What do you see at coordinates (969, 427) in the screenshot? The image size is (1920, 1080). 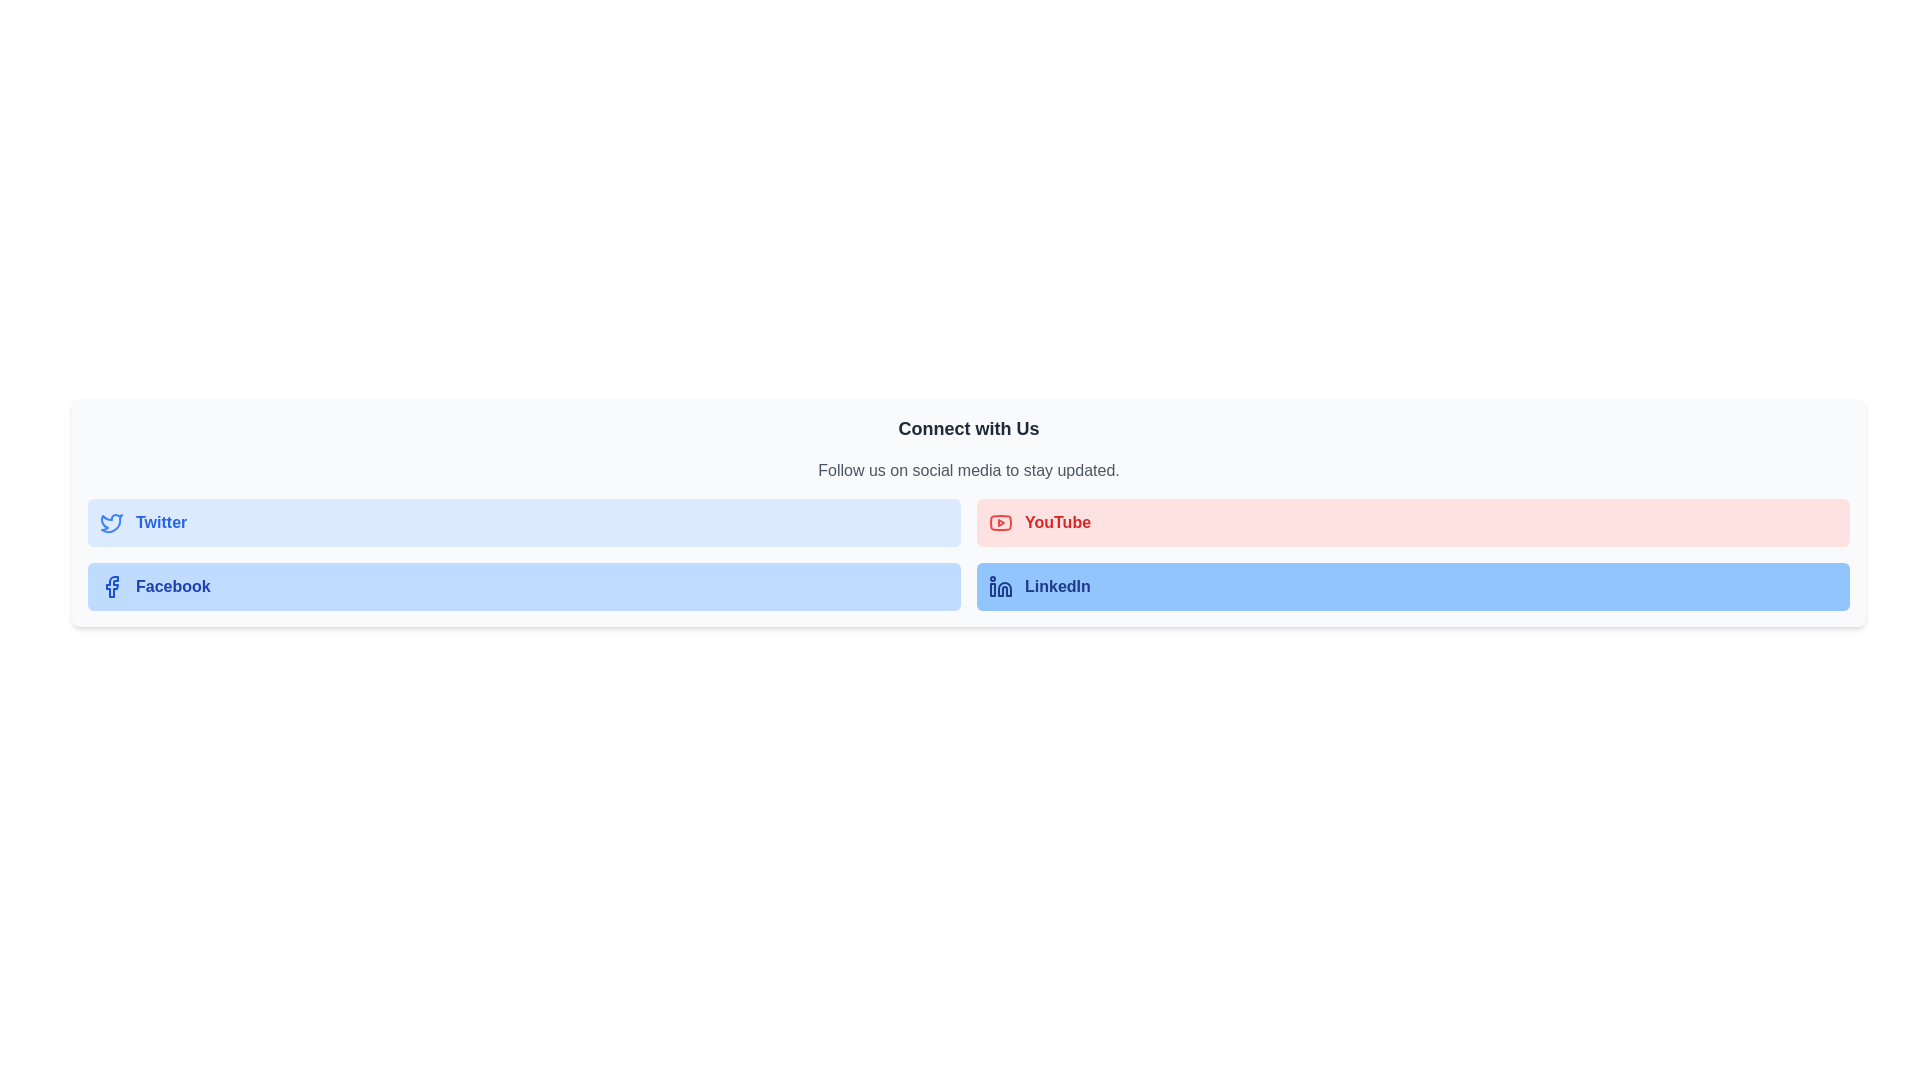 I see `the 'Connect with Us' text label, which is a bold sans-serif header in dark gray color located at the top of a section above descriptive text and social media links` at bounding box center [969, 427].